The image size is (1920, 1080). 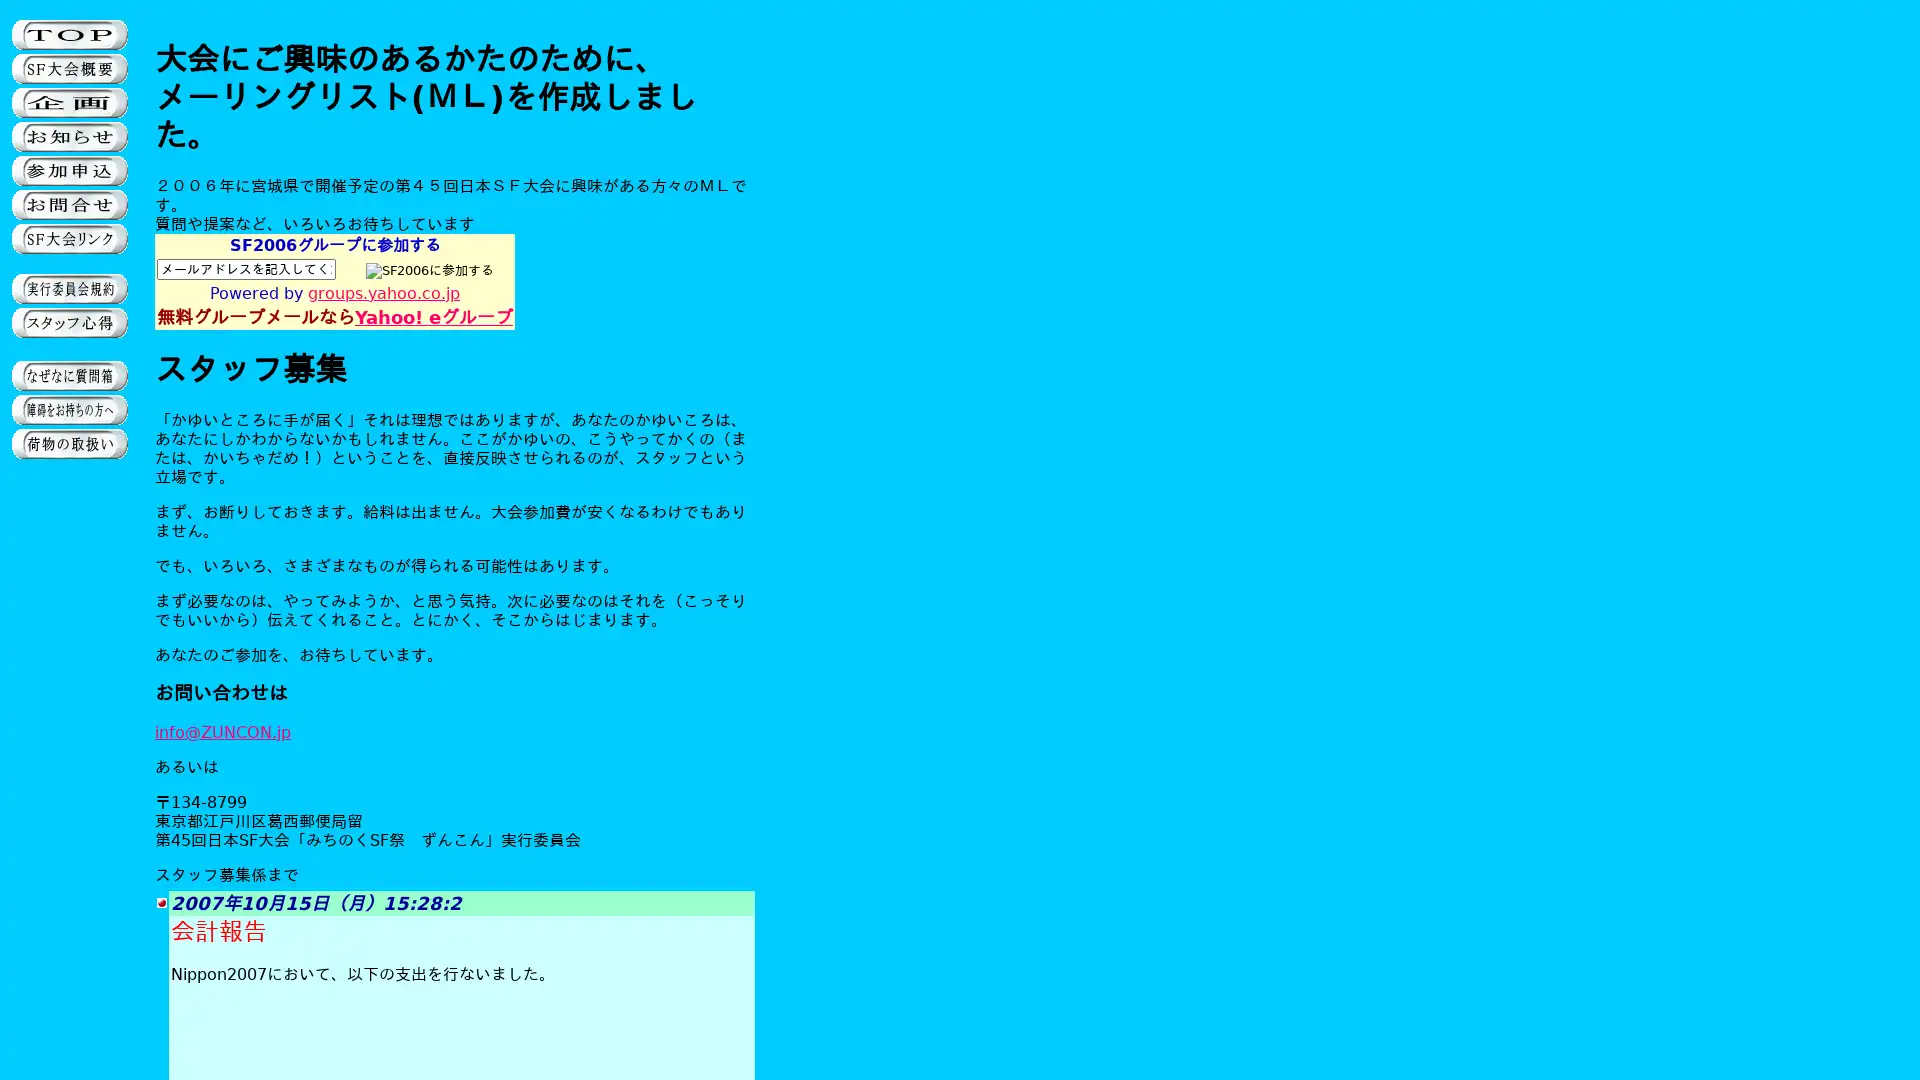 I want to click on SF2006, so click(x=429, y=270).